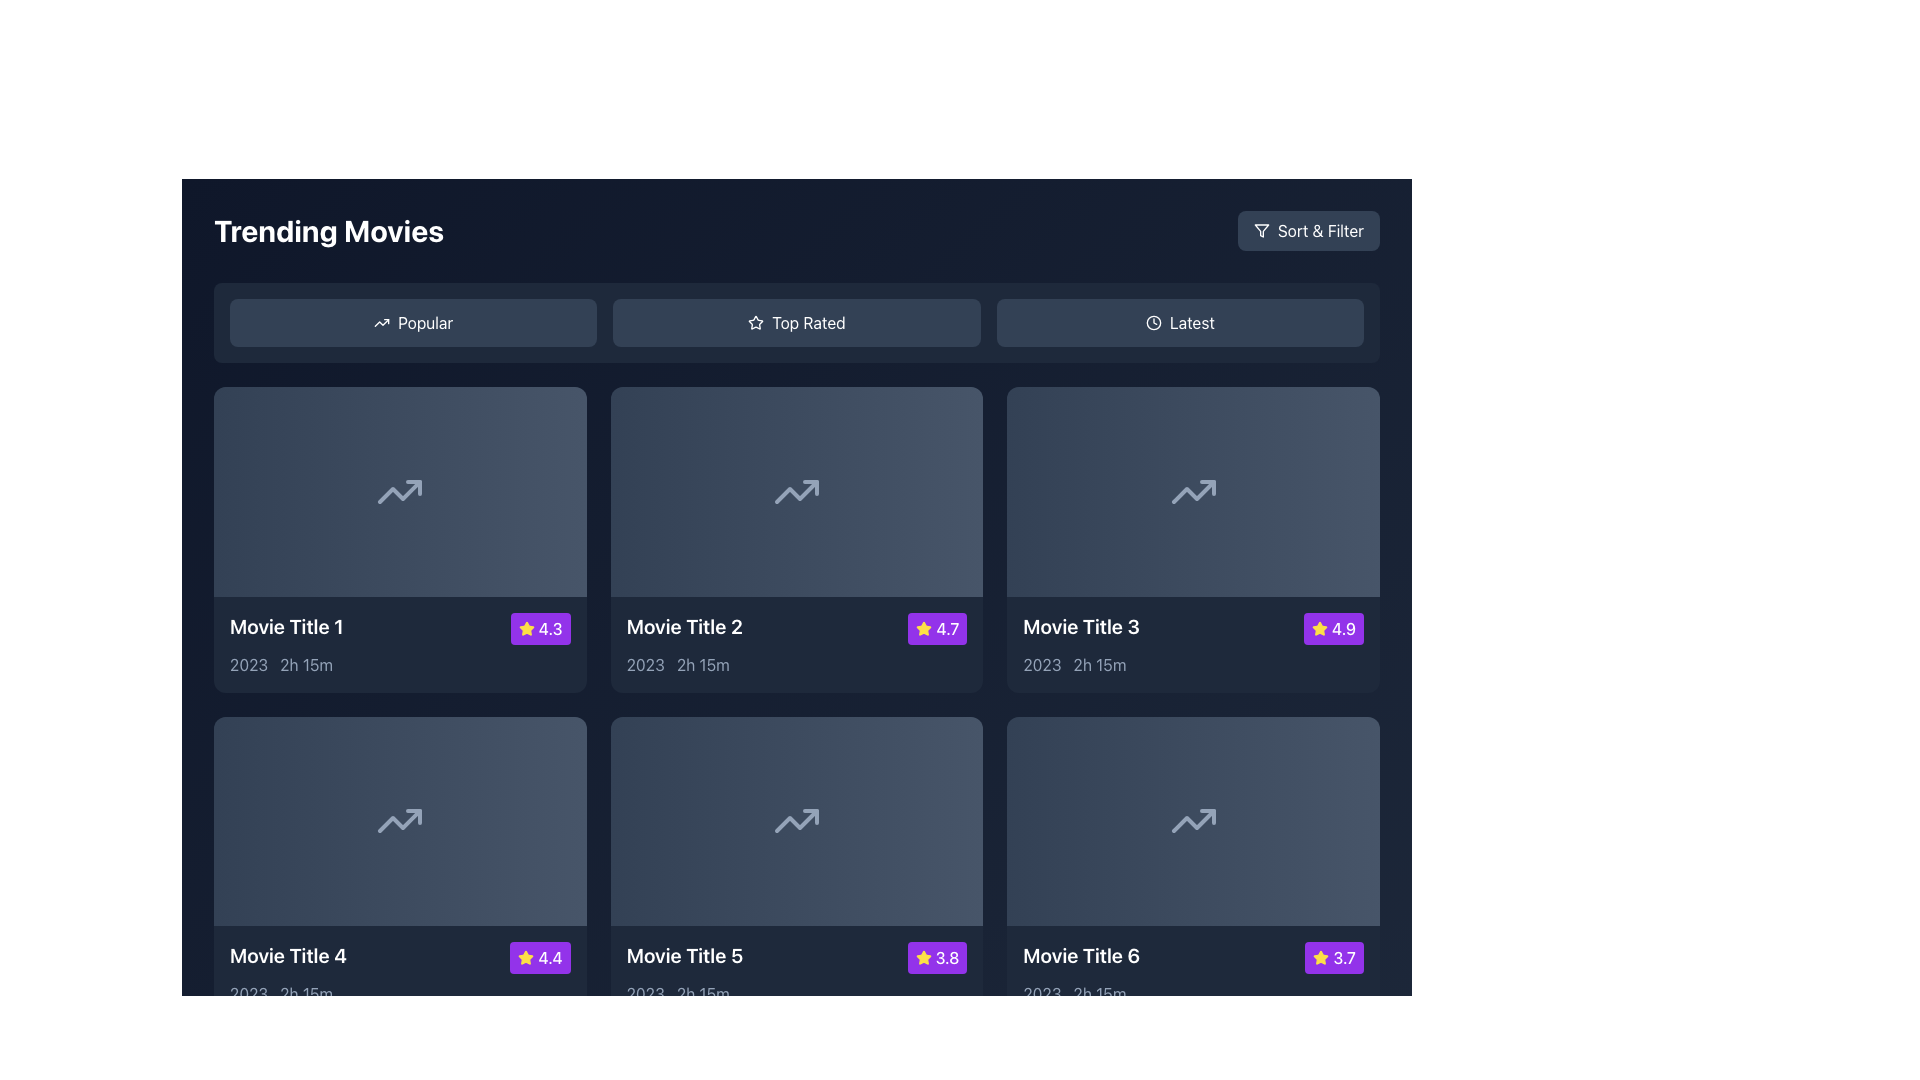 The width and height of the screenshot is (1920, 1080). Describe the element at coordinates (400, 994) in the screenshot. I see `the informational label displaying the release year '2023' and runtime '2h 15m' for 'Movie Title 4', located at the bottom-left of the card` at that location.